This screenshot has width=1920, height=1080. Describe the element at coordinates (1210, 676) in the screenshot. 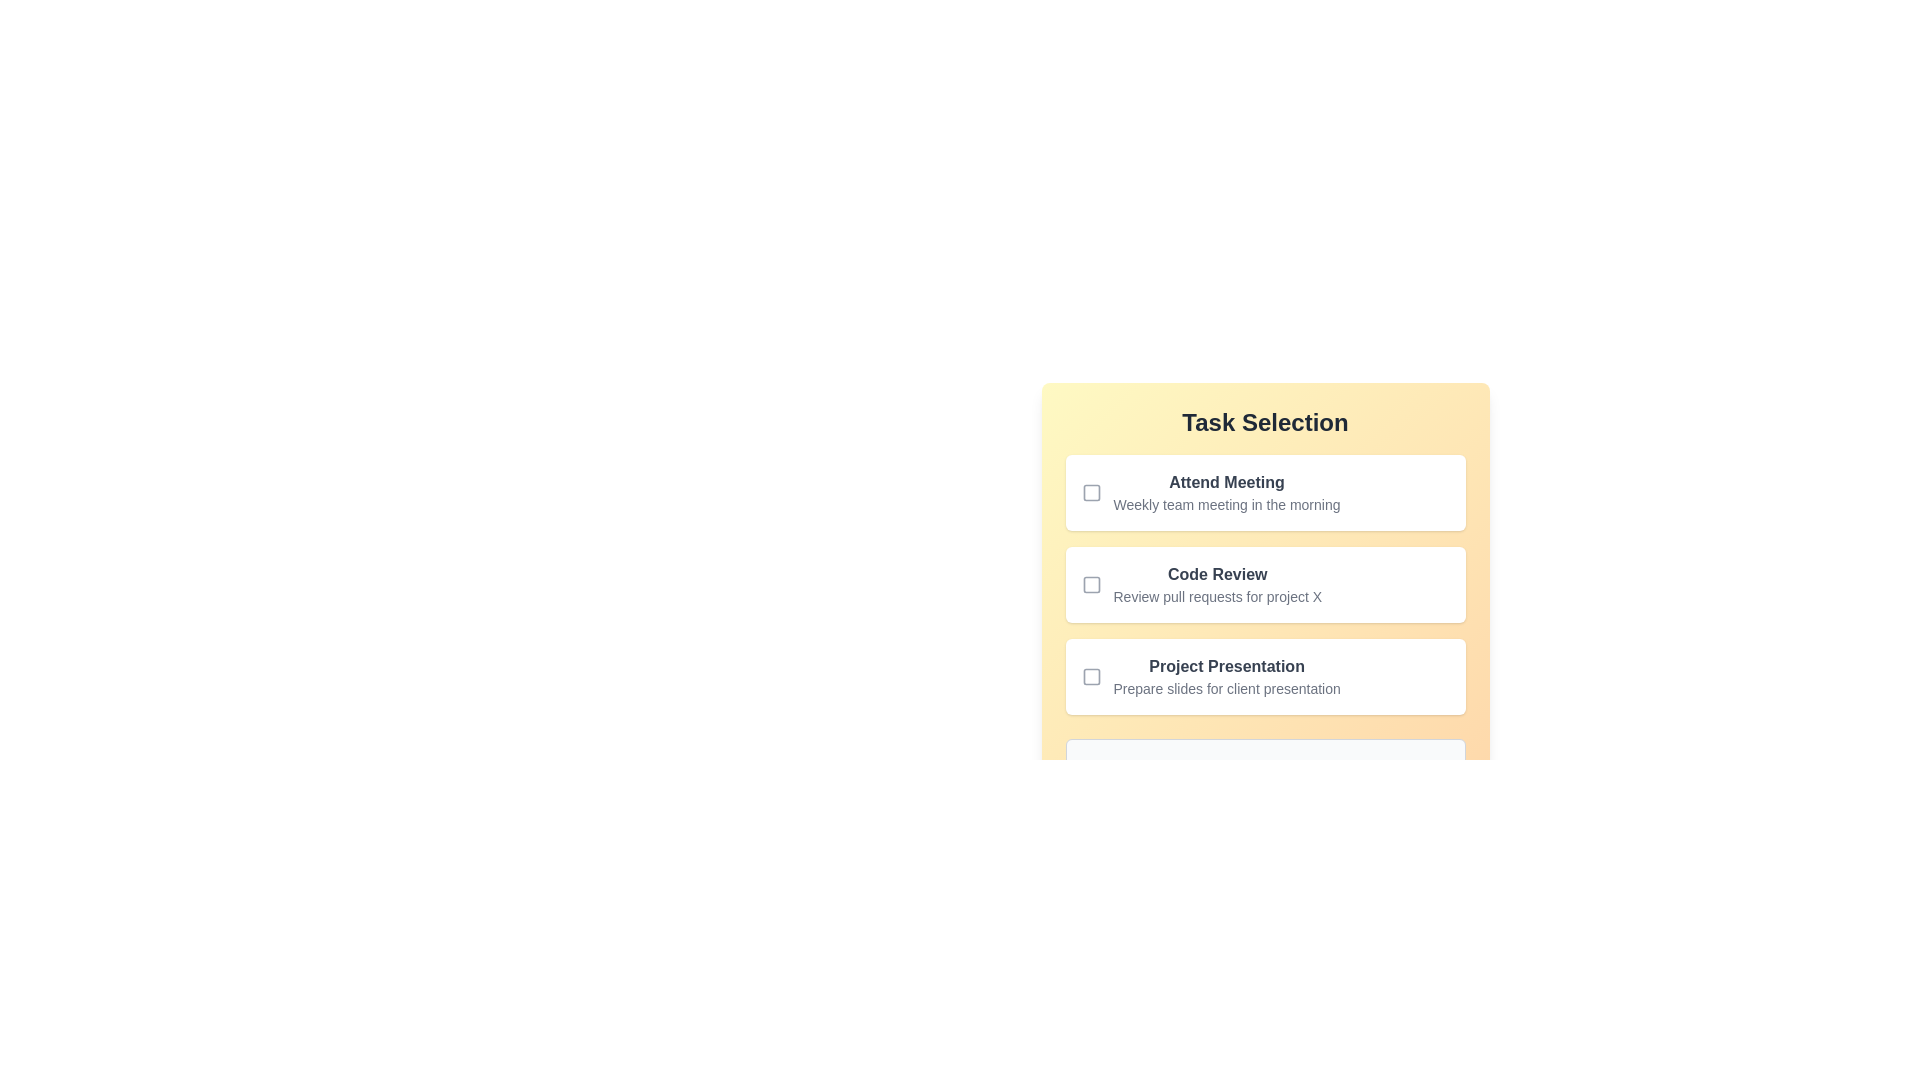

I see `the third interactive checkbox list item representing a selectable task option` at that location.